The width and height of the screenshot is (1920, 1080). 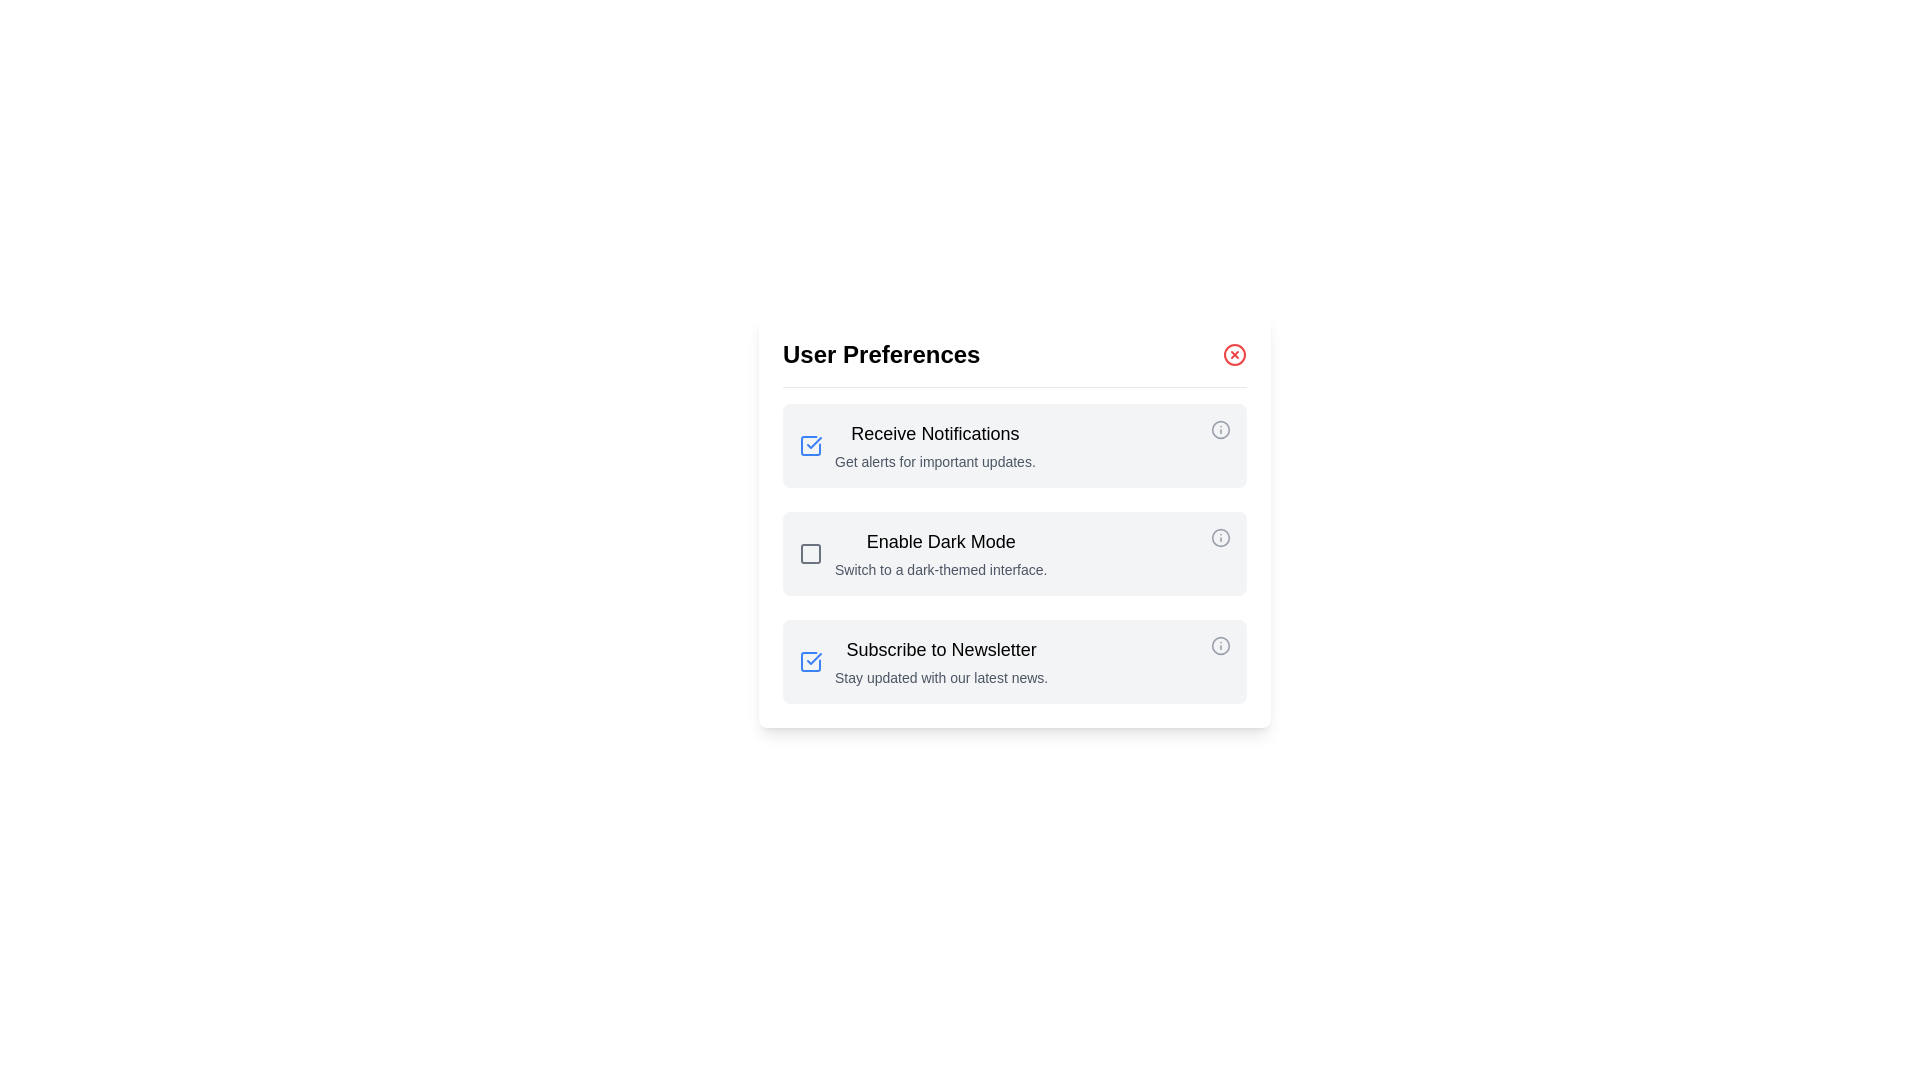 What do you see at coordinates (940, 554) in the screenshot?
I see `instructional text label explaining the purpose of the adjacent checkbox for enabling a dark theme` at bounding box center [940, 554].